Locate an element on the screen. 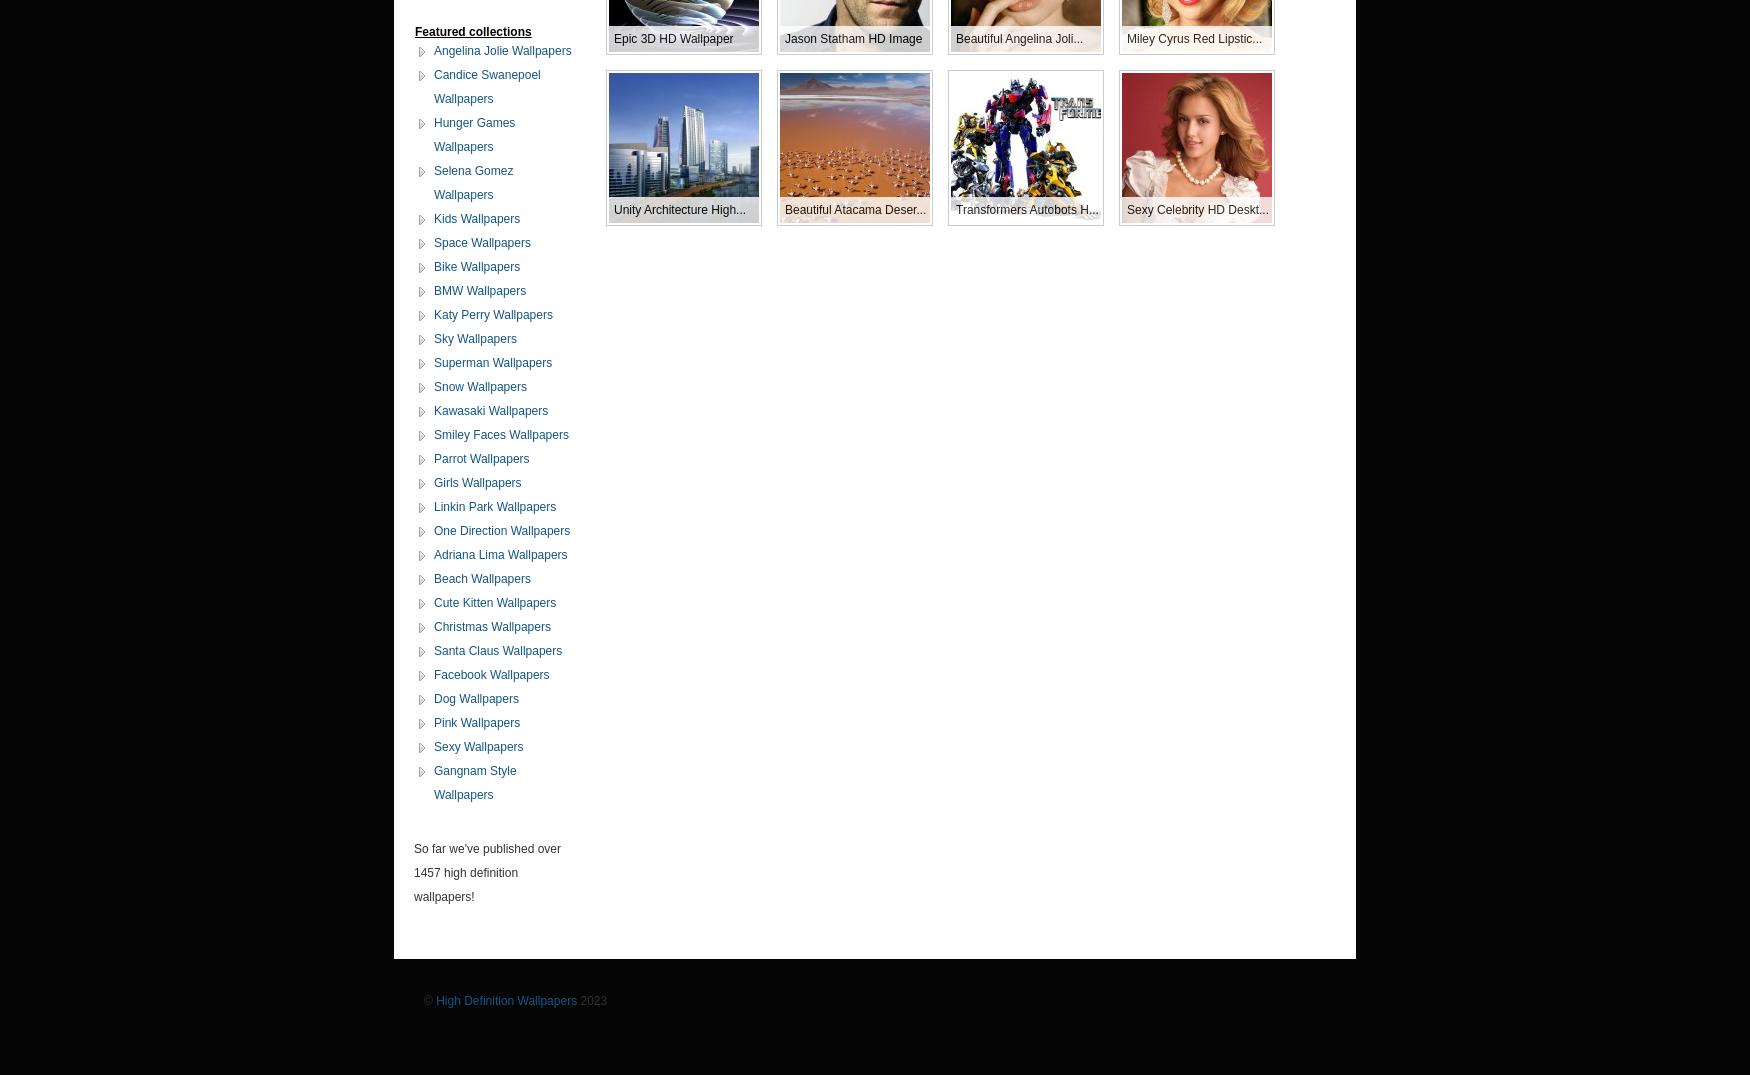 This screenshot has width=1750, height=1075. 'Kawasaki Wallpapers' is located at coordinates (491, 409).